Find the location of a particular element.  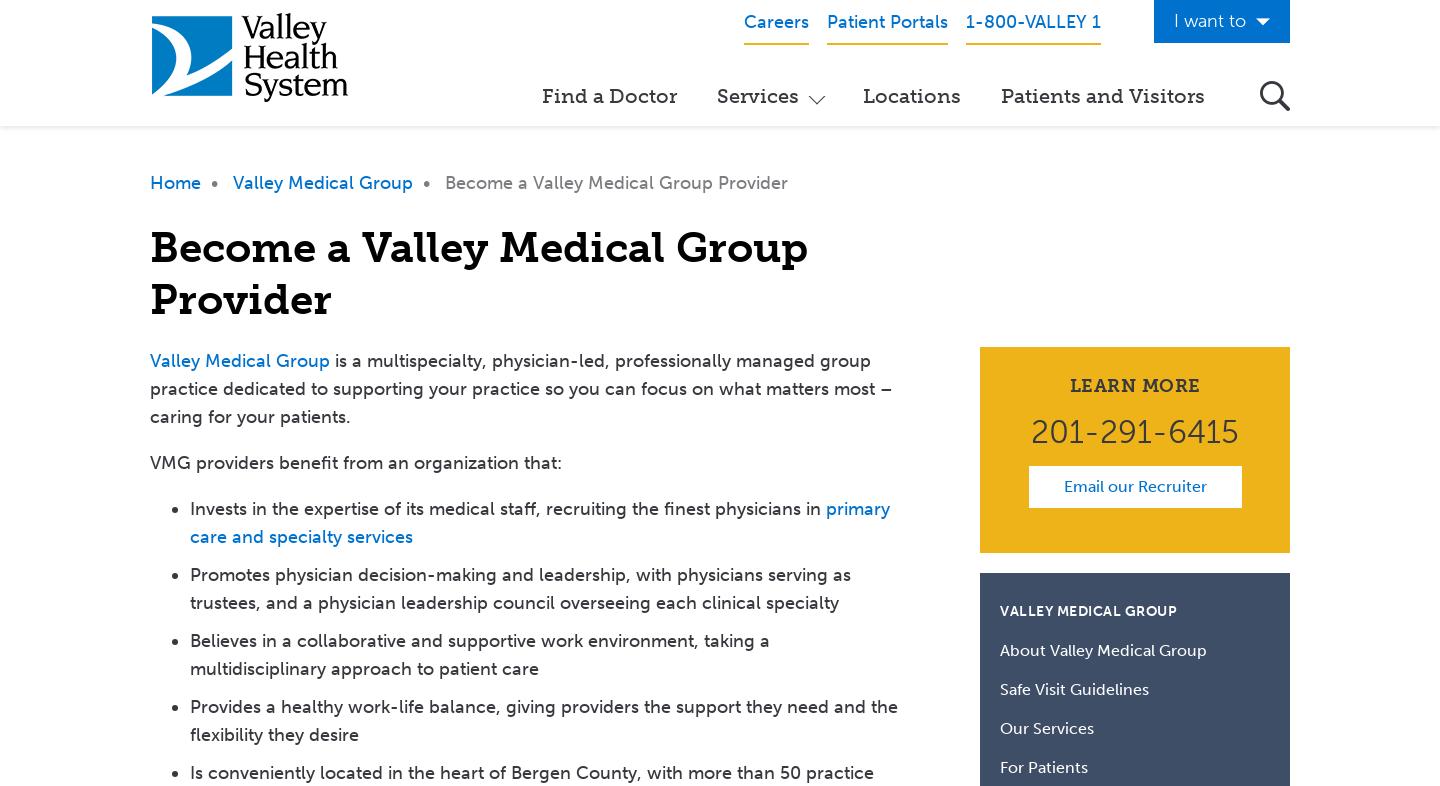

'Safe Visit Guidelines' is located at coordinates (1074, 689).